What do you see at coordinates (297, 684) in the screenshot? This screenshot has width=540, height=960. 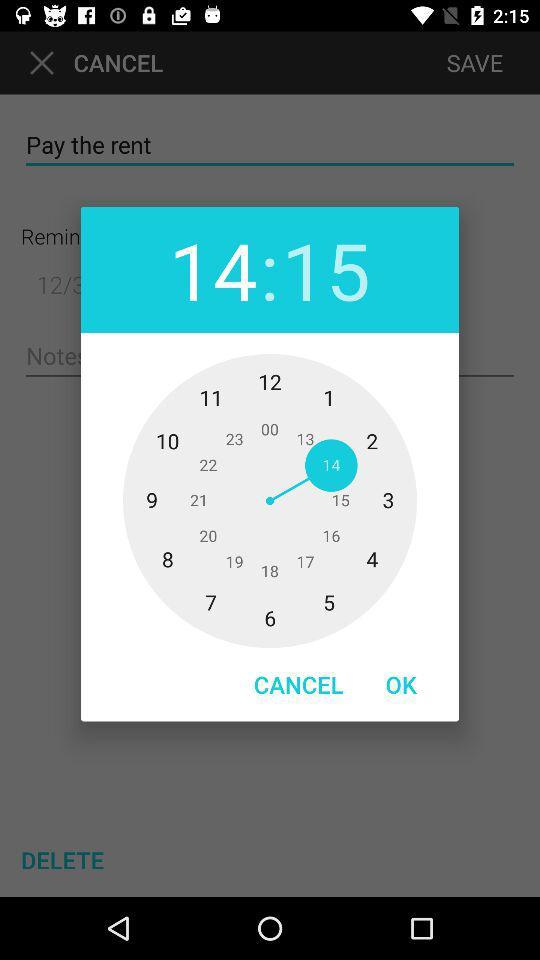 I see `cancel icon` at bounding box center [297, 684].